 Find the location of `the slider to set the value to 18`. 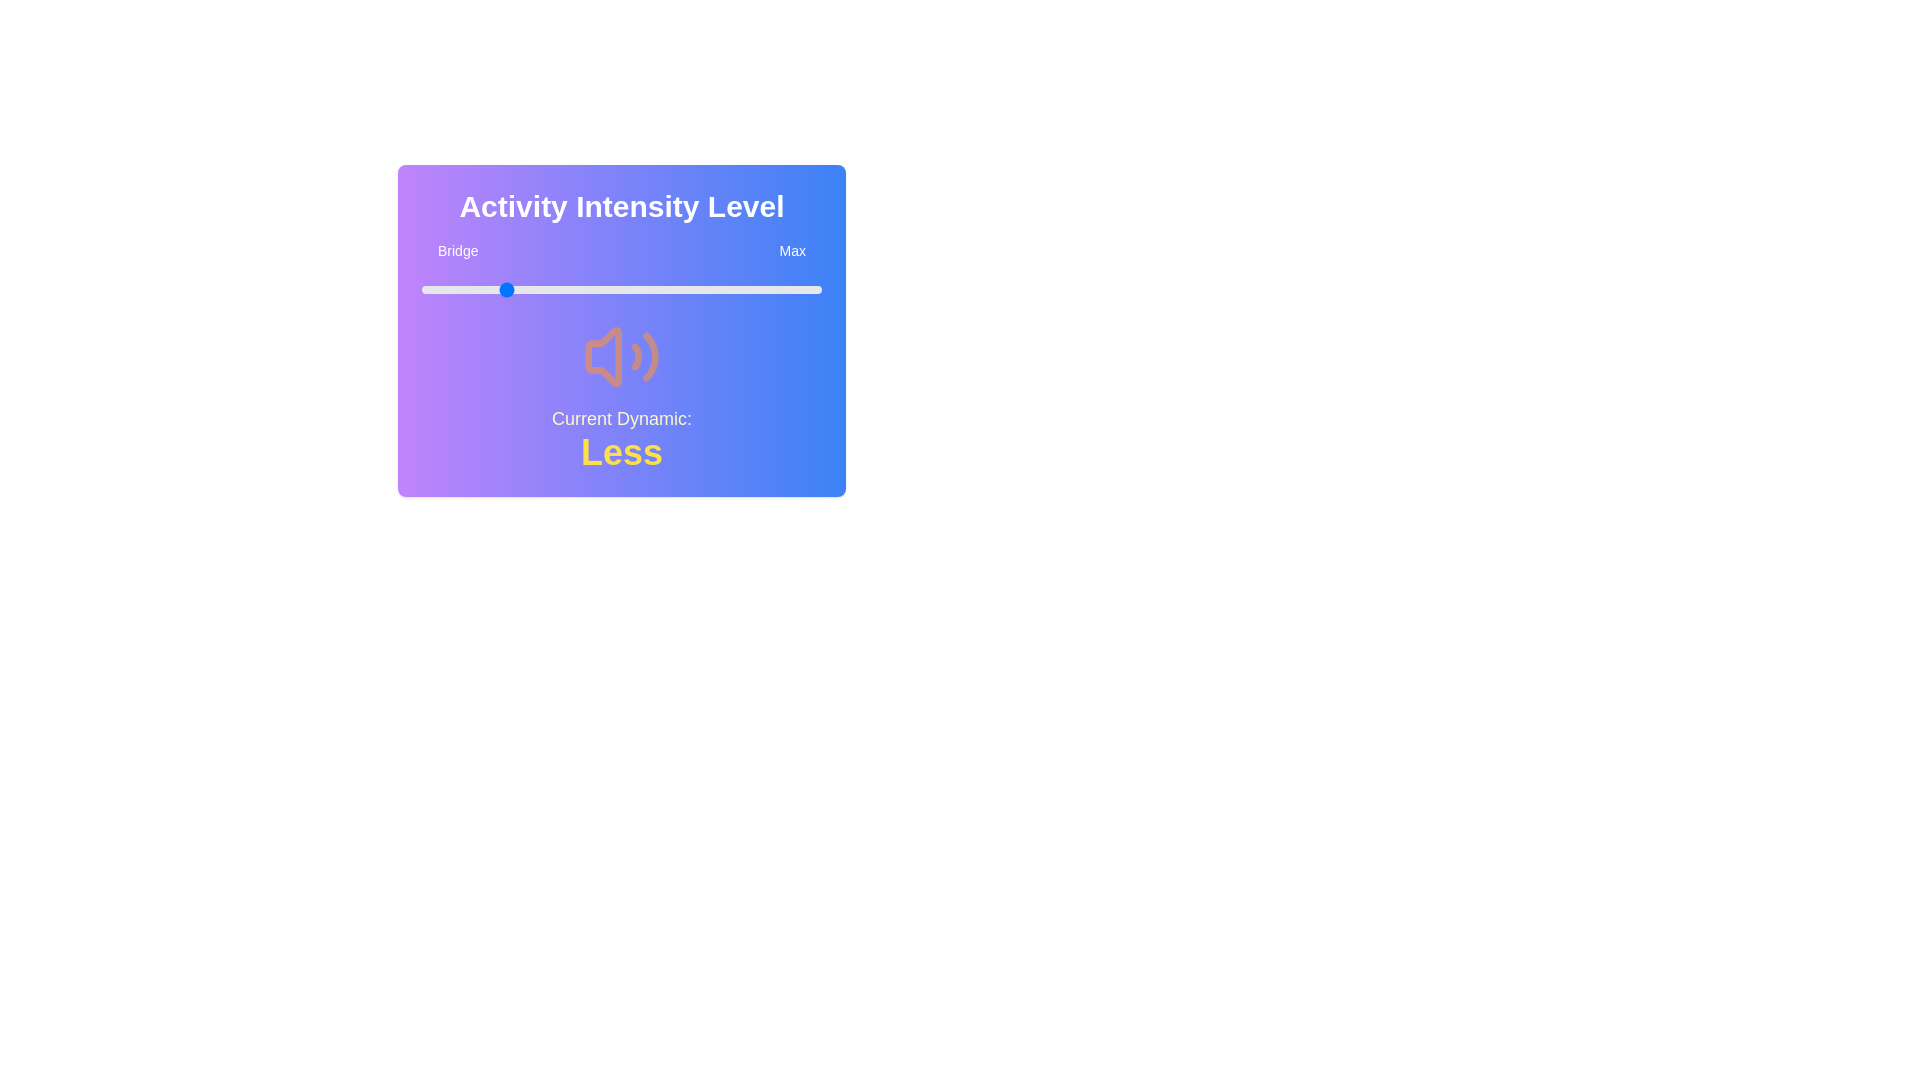

the slider to set the value to 18 is located at coordinates (494, 289).